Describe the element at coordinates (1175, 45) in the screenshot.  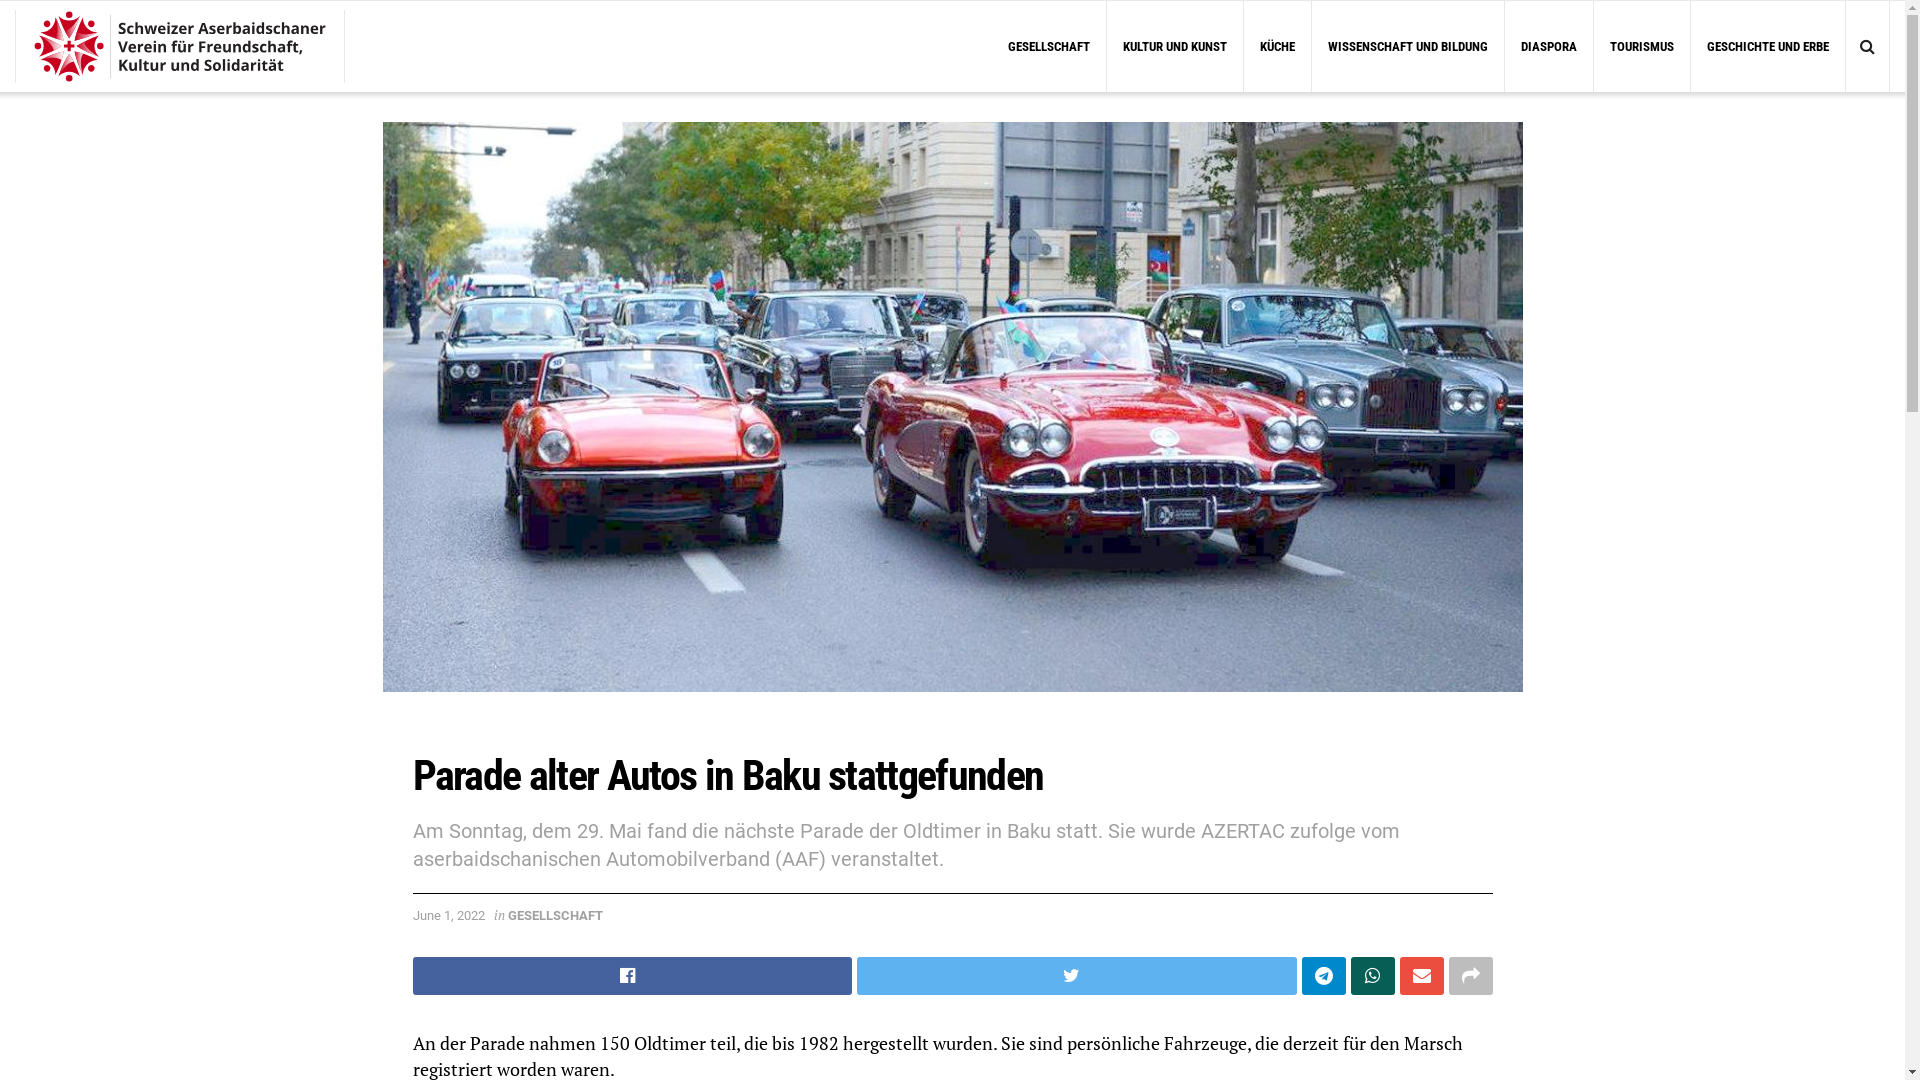
I see `'KULTUR UND KUNST'` at that location.